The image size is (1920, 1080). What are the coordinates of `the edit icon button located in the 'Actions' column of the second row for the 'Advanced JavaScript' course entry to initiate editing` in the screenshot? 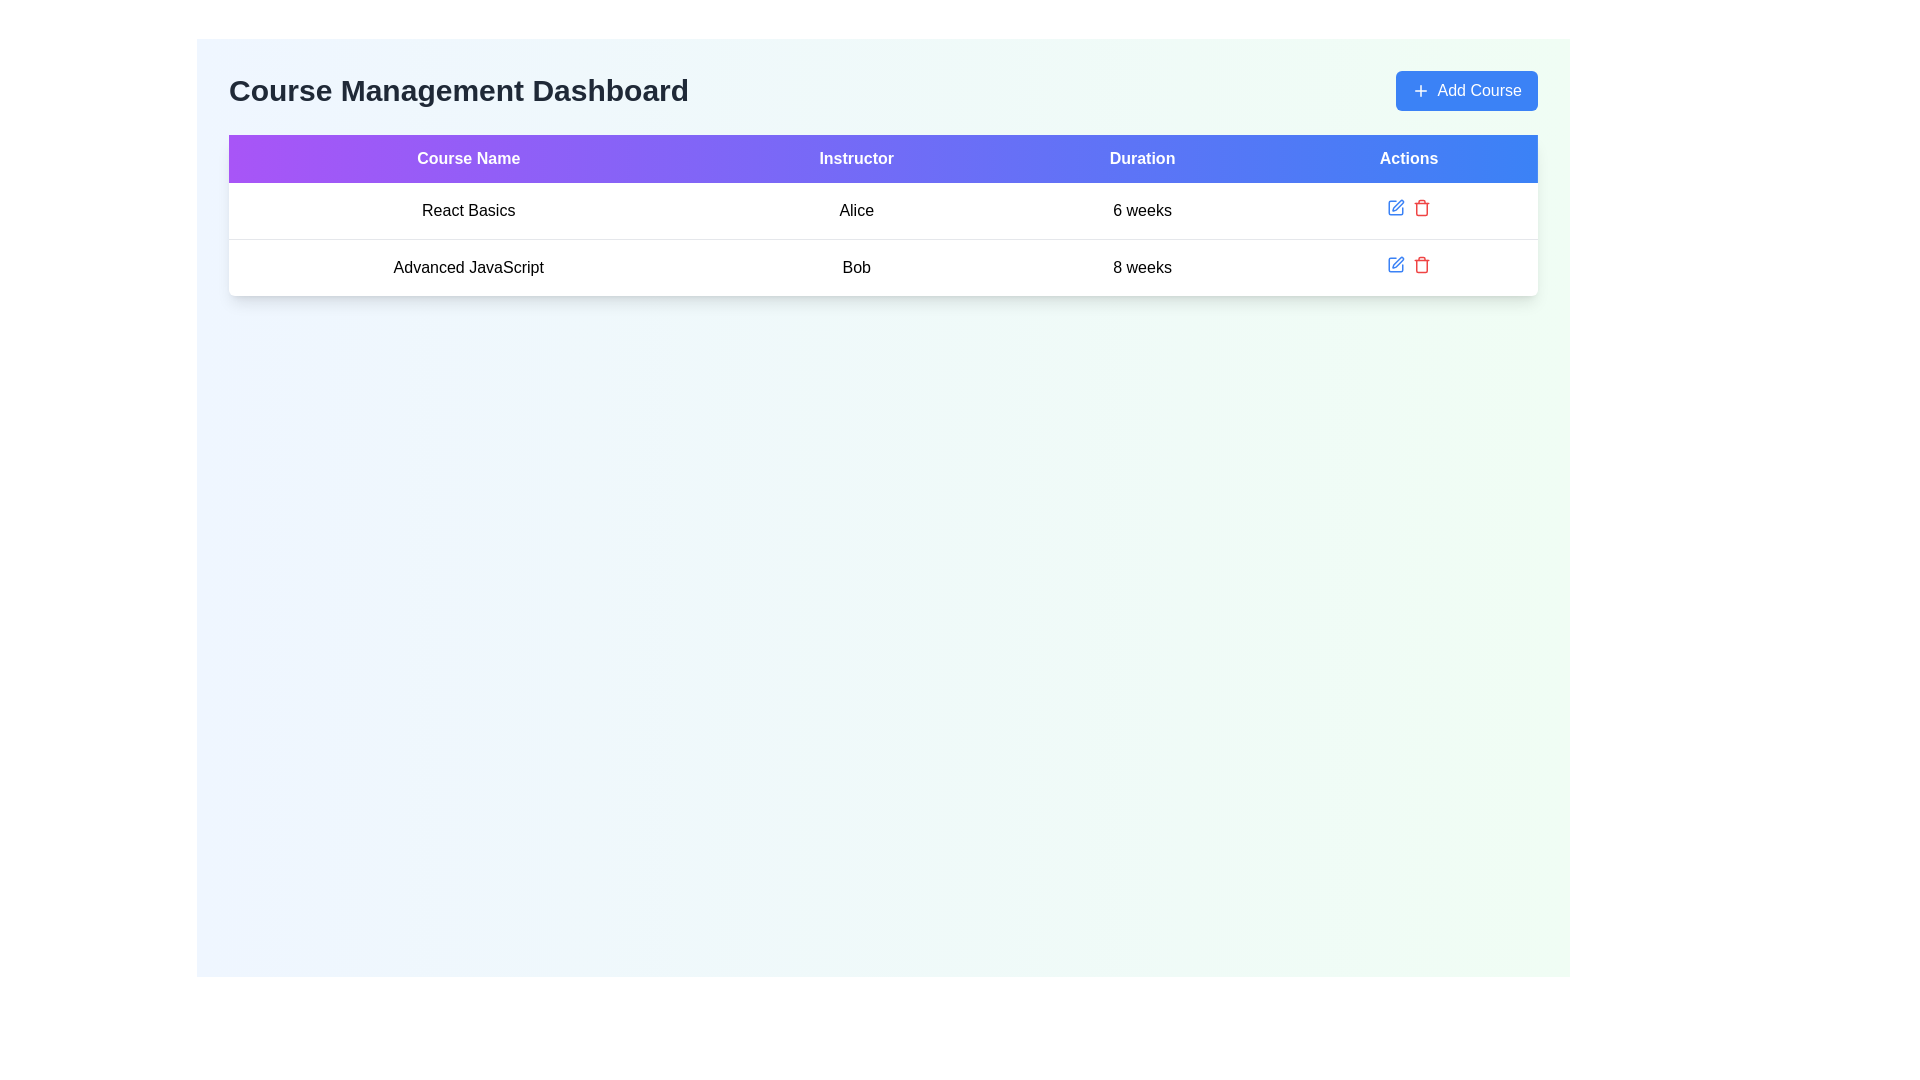 It's located at (1395, 208).